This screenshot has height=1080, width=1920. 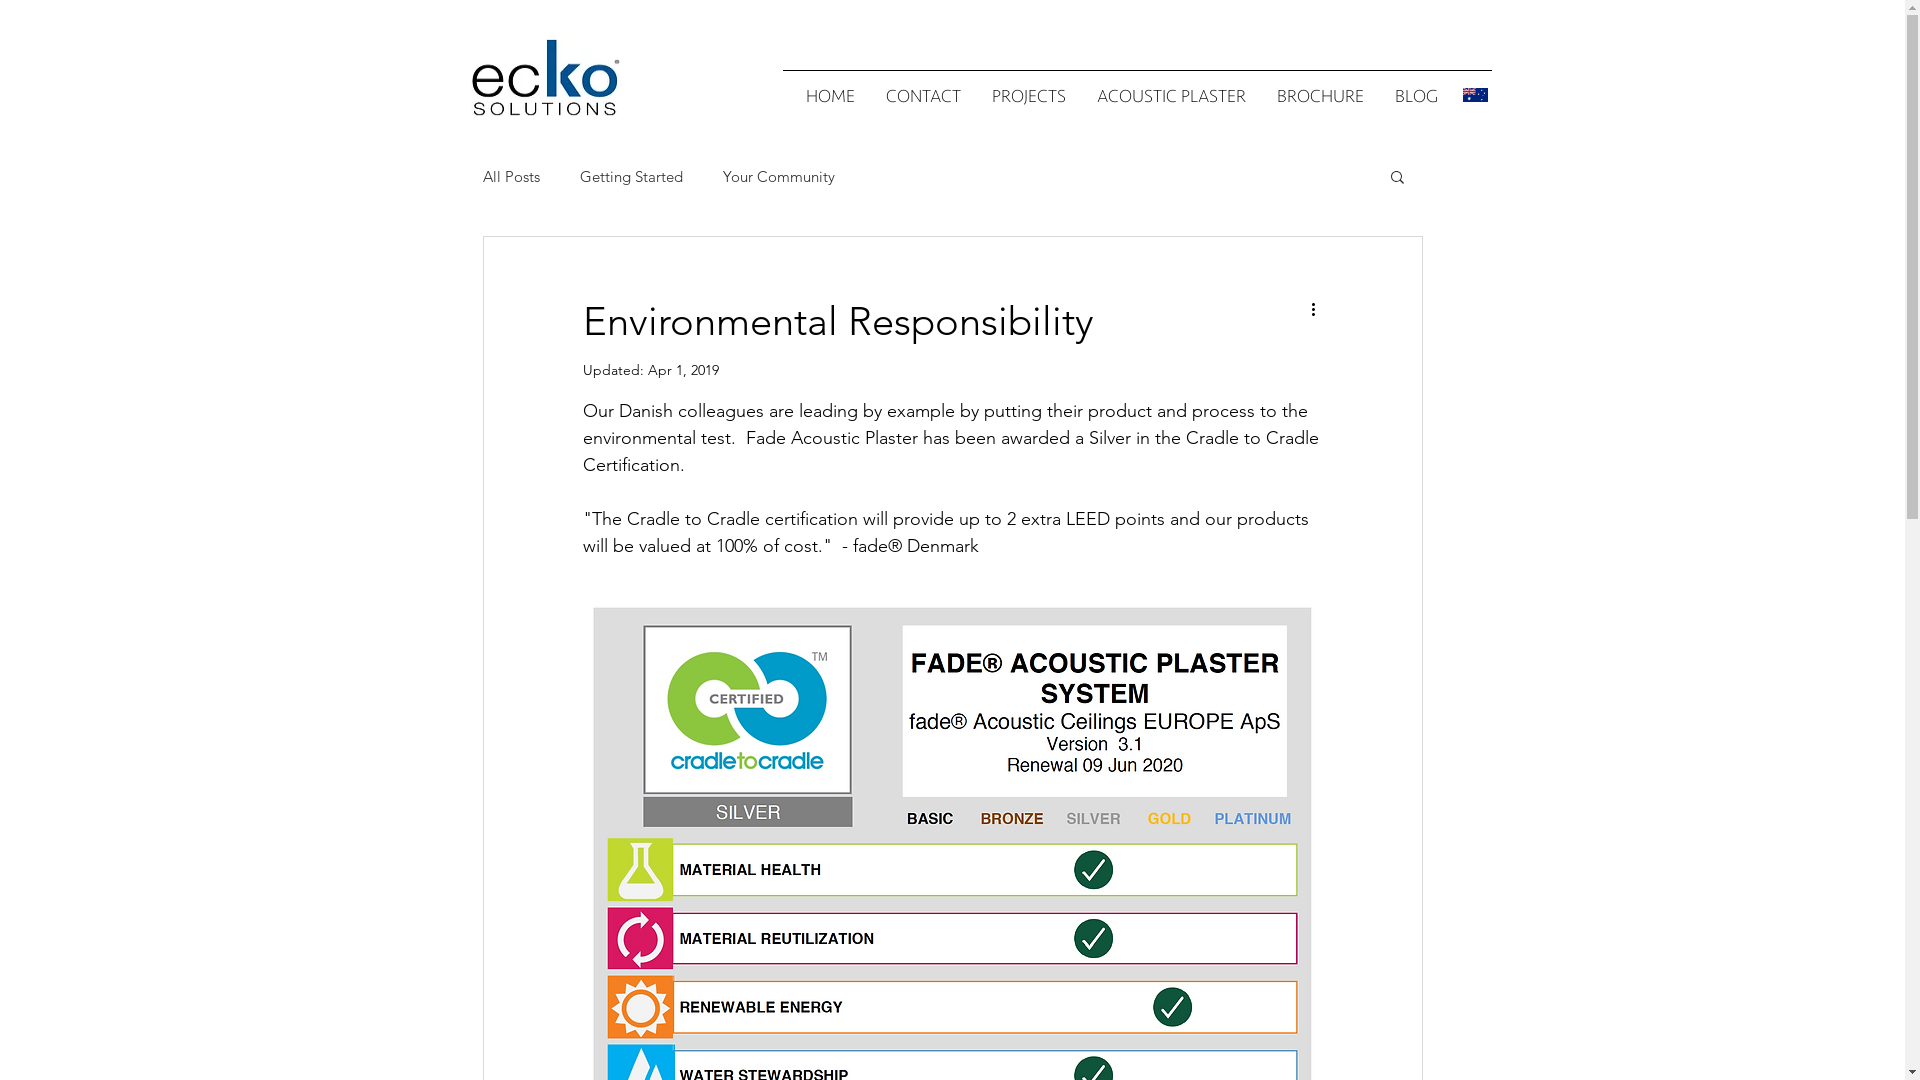 I want to click on 'BLOG', so click(x=1379, y=96).